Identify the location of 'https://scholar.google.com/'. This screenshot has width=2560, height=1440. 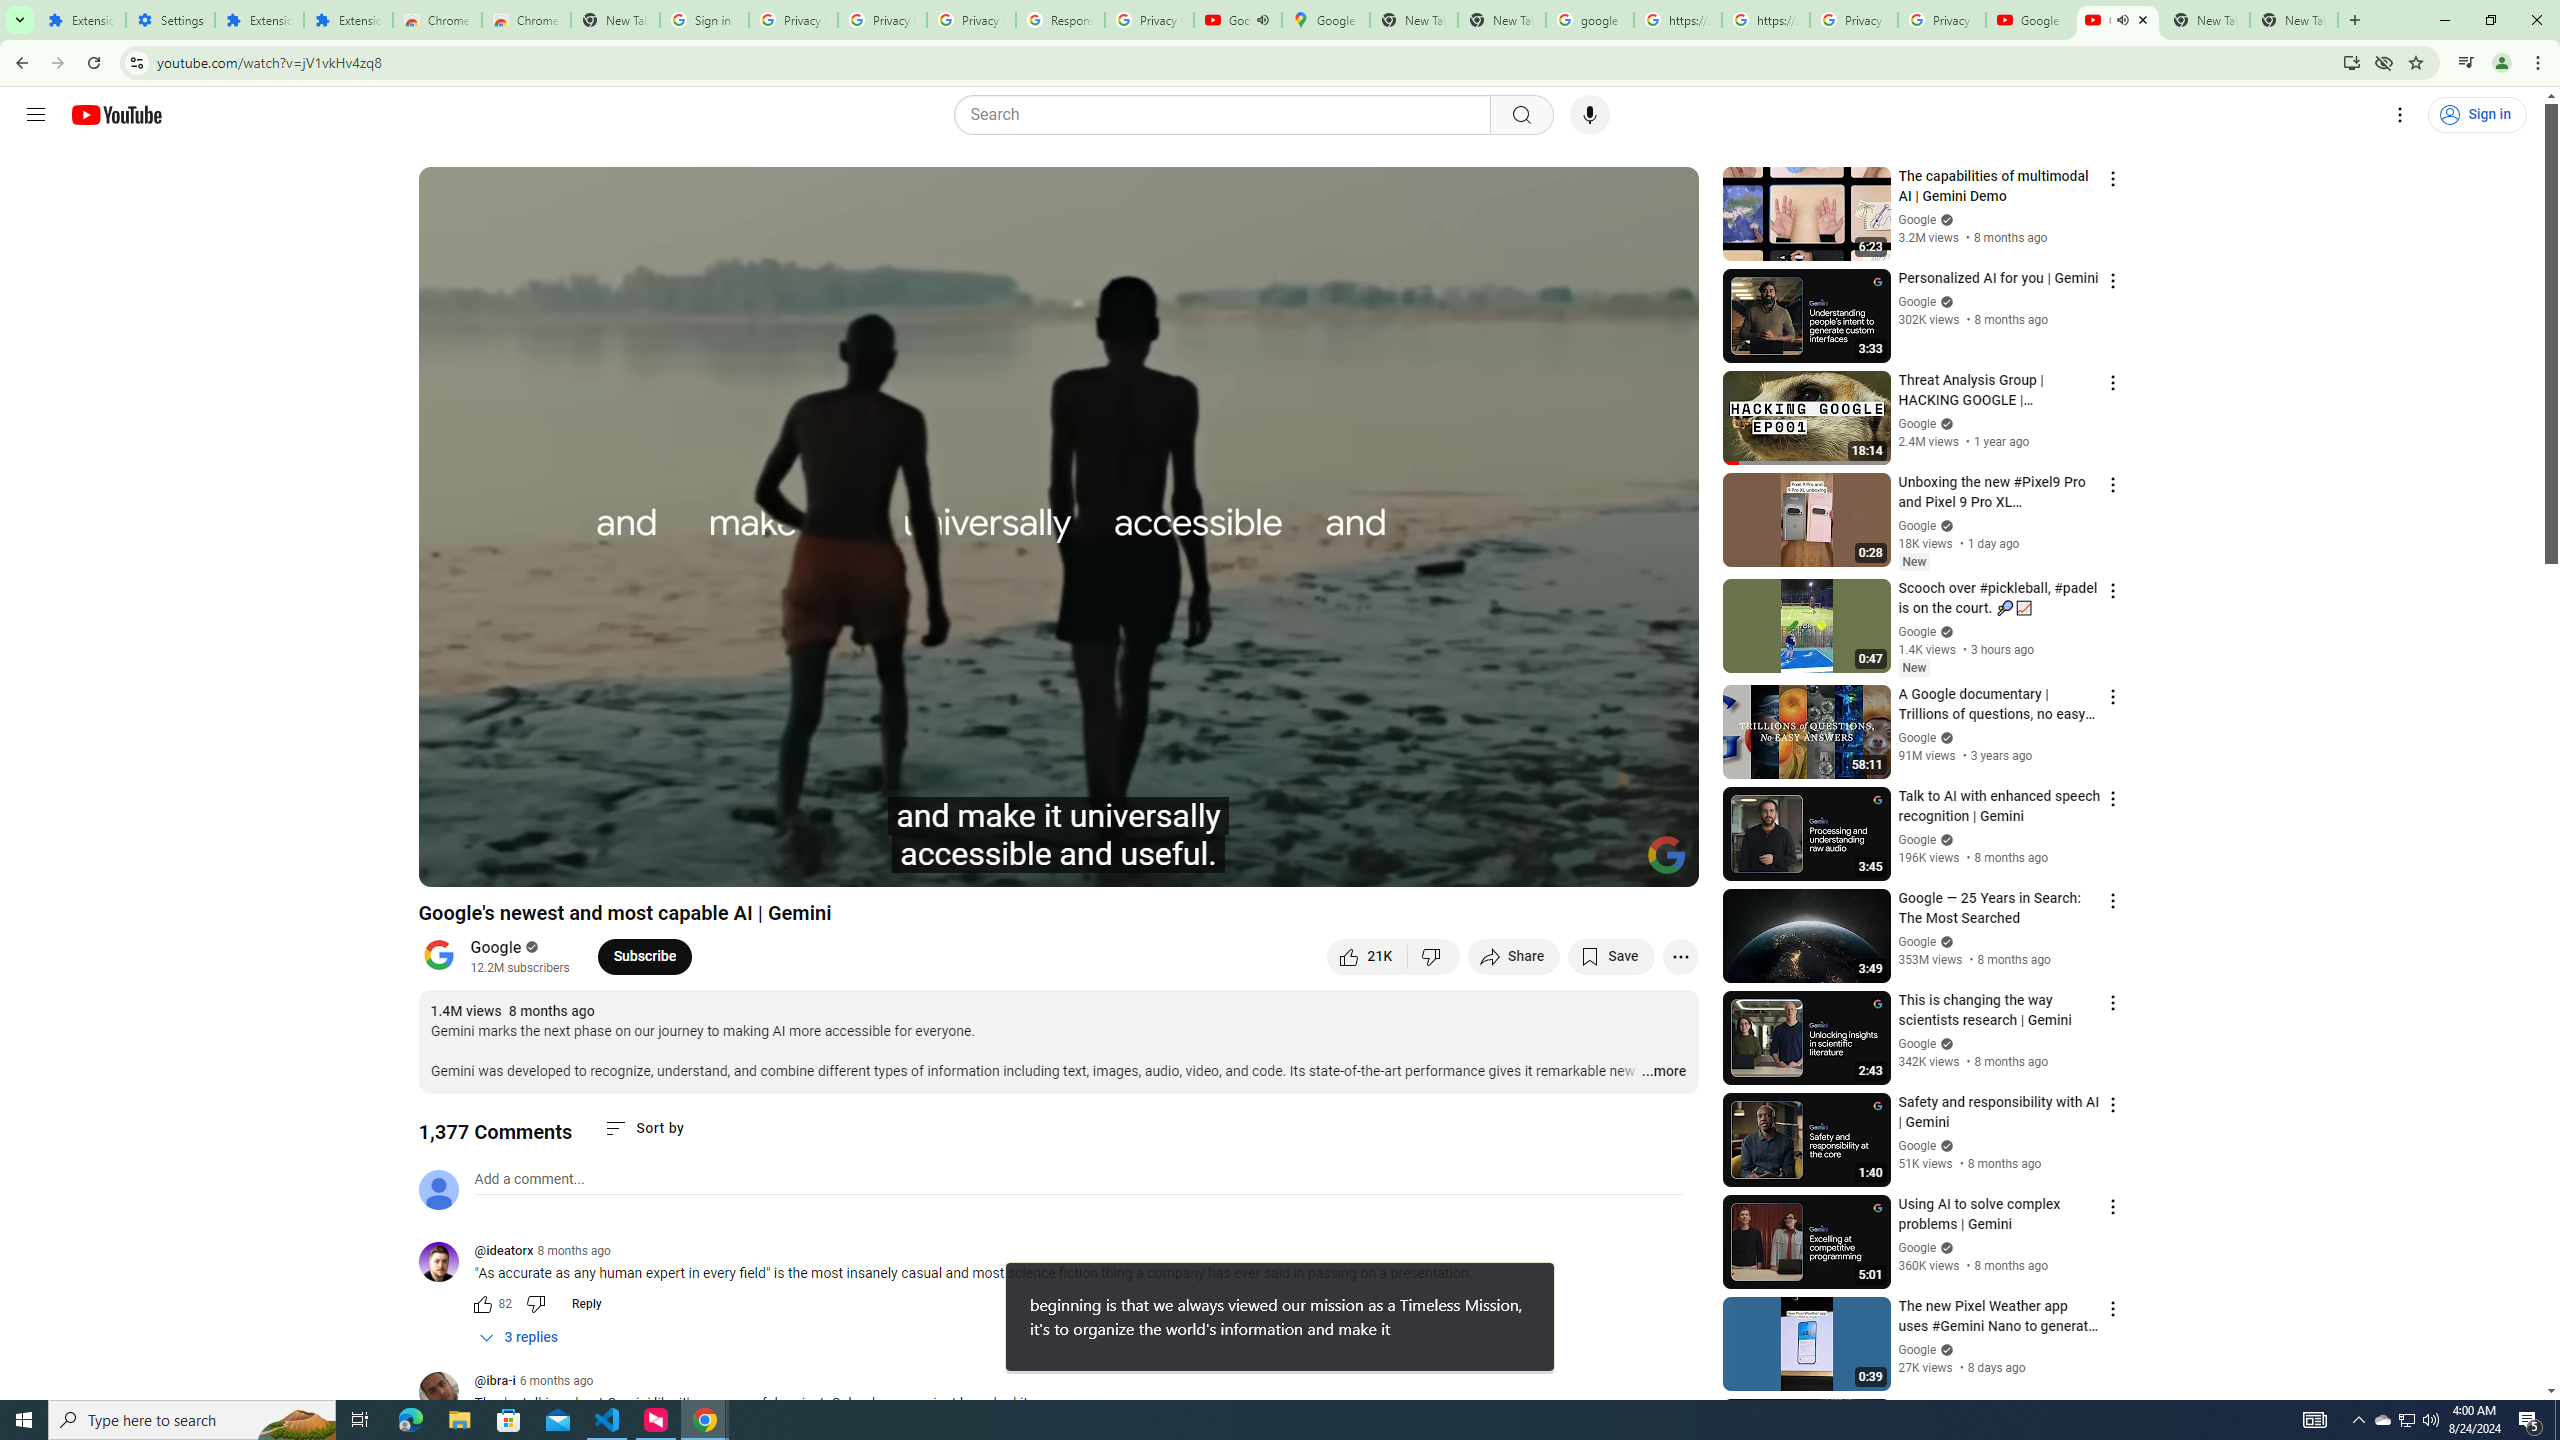
(1765, 19).